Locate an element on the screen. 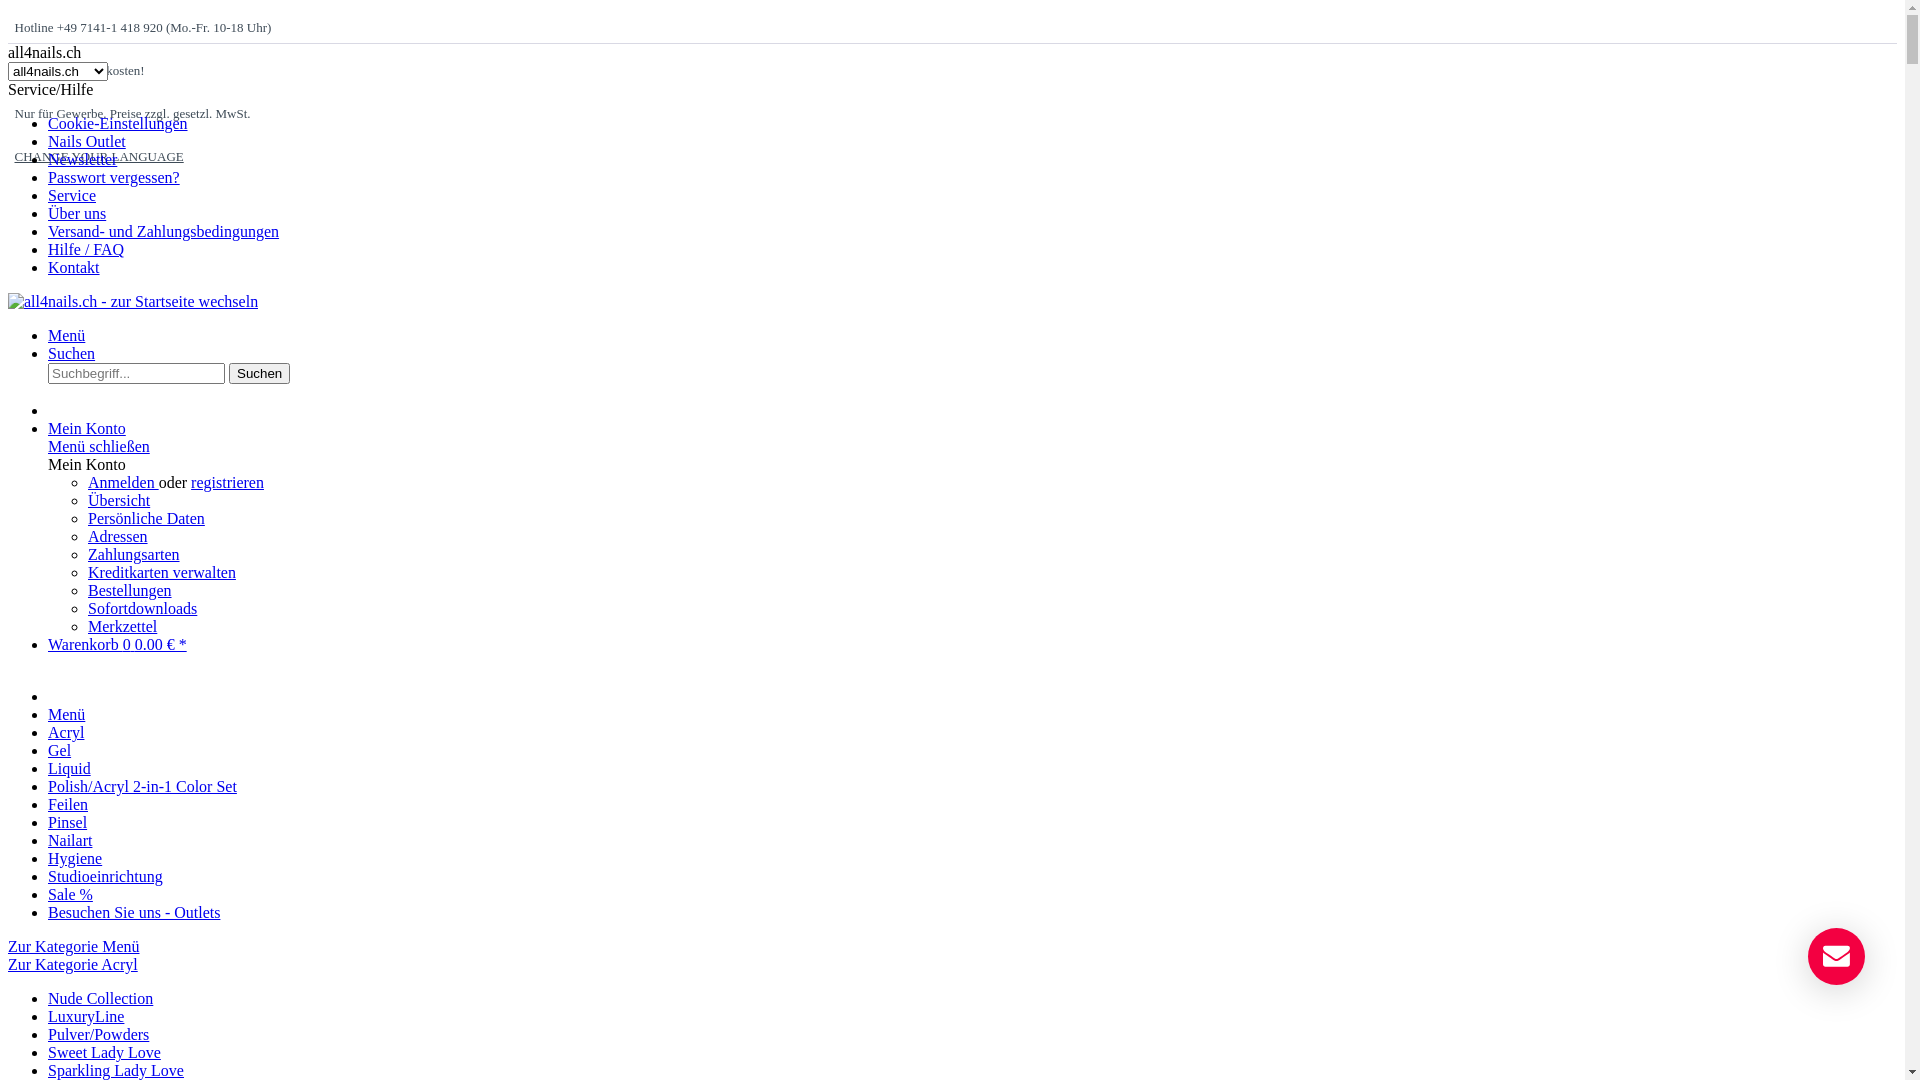  'Versand- und Zahlungsbedingungen' is located at coordinates (163, 230).